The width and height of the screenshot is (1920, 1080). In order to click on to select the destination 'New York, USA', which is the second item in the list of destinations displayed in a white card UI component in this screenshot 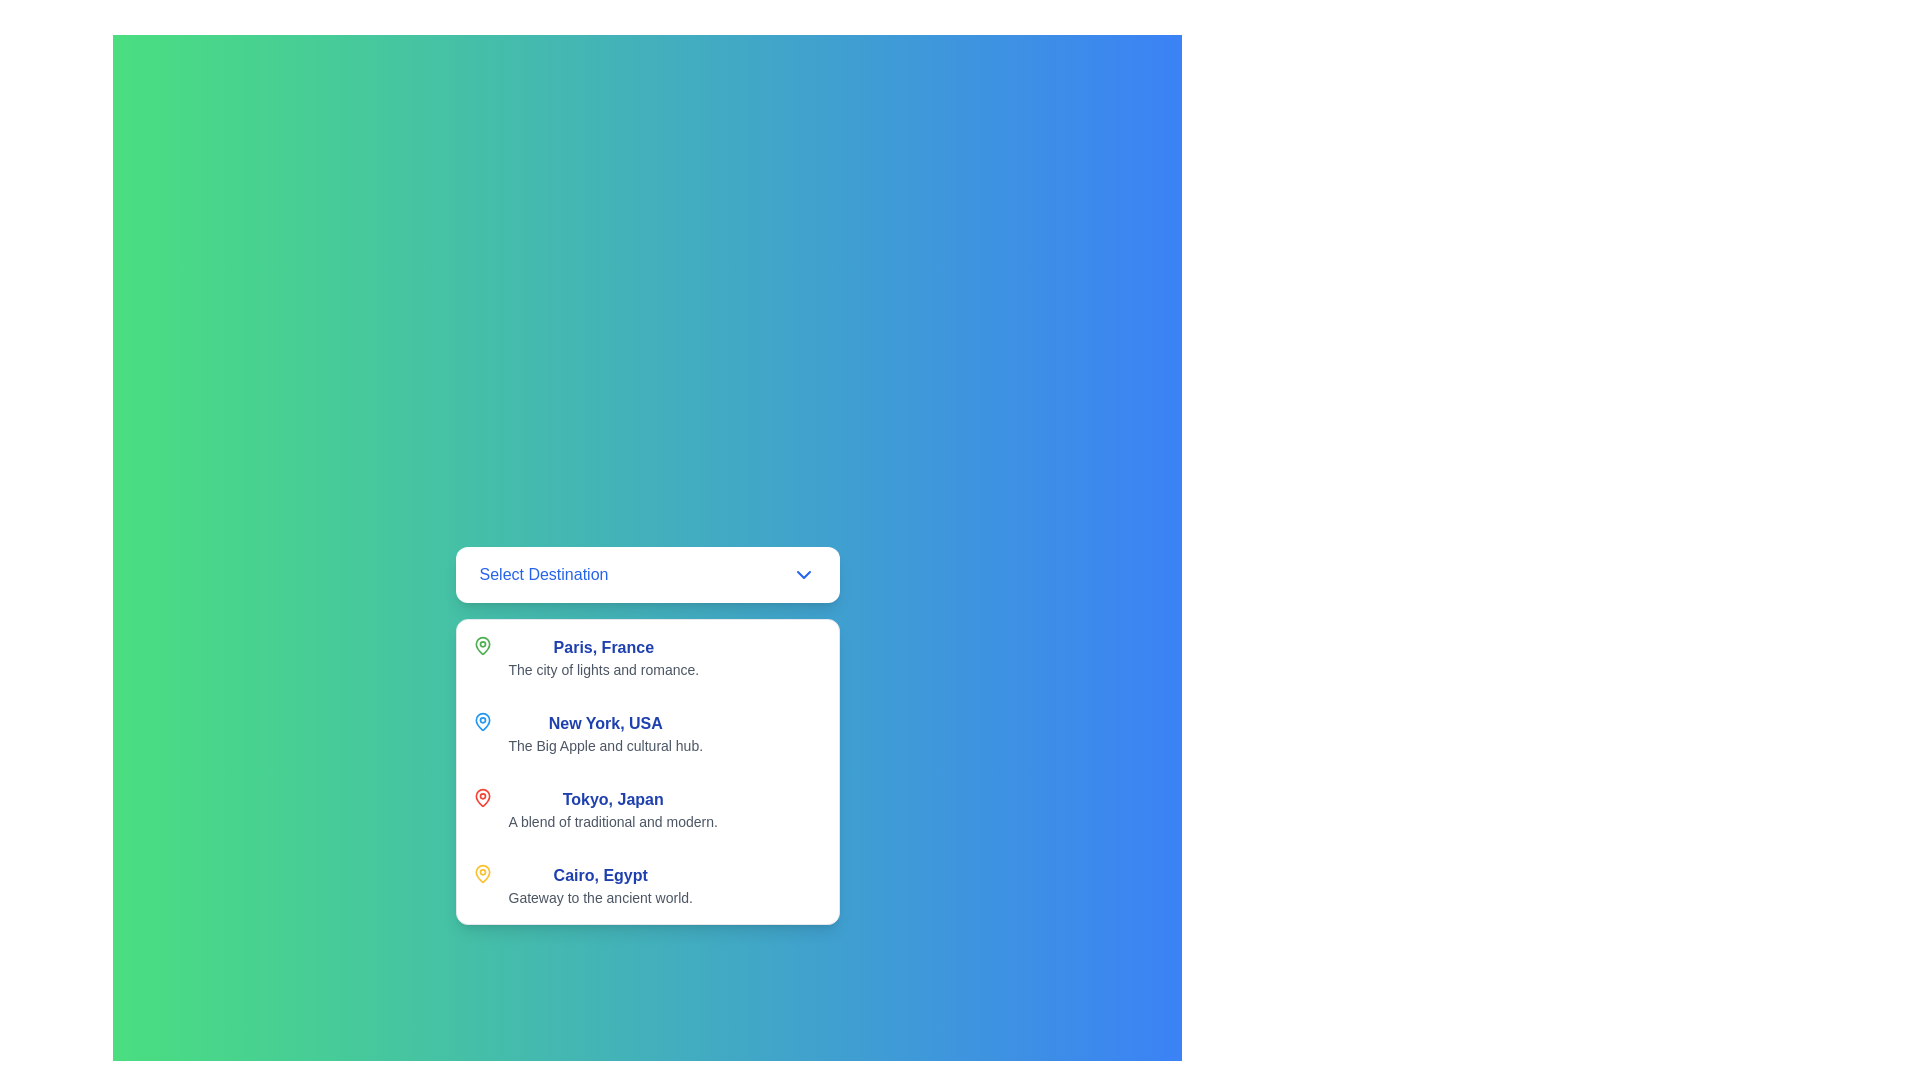, I will do `click(604, 733)`.